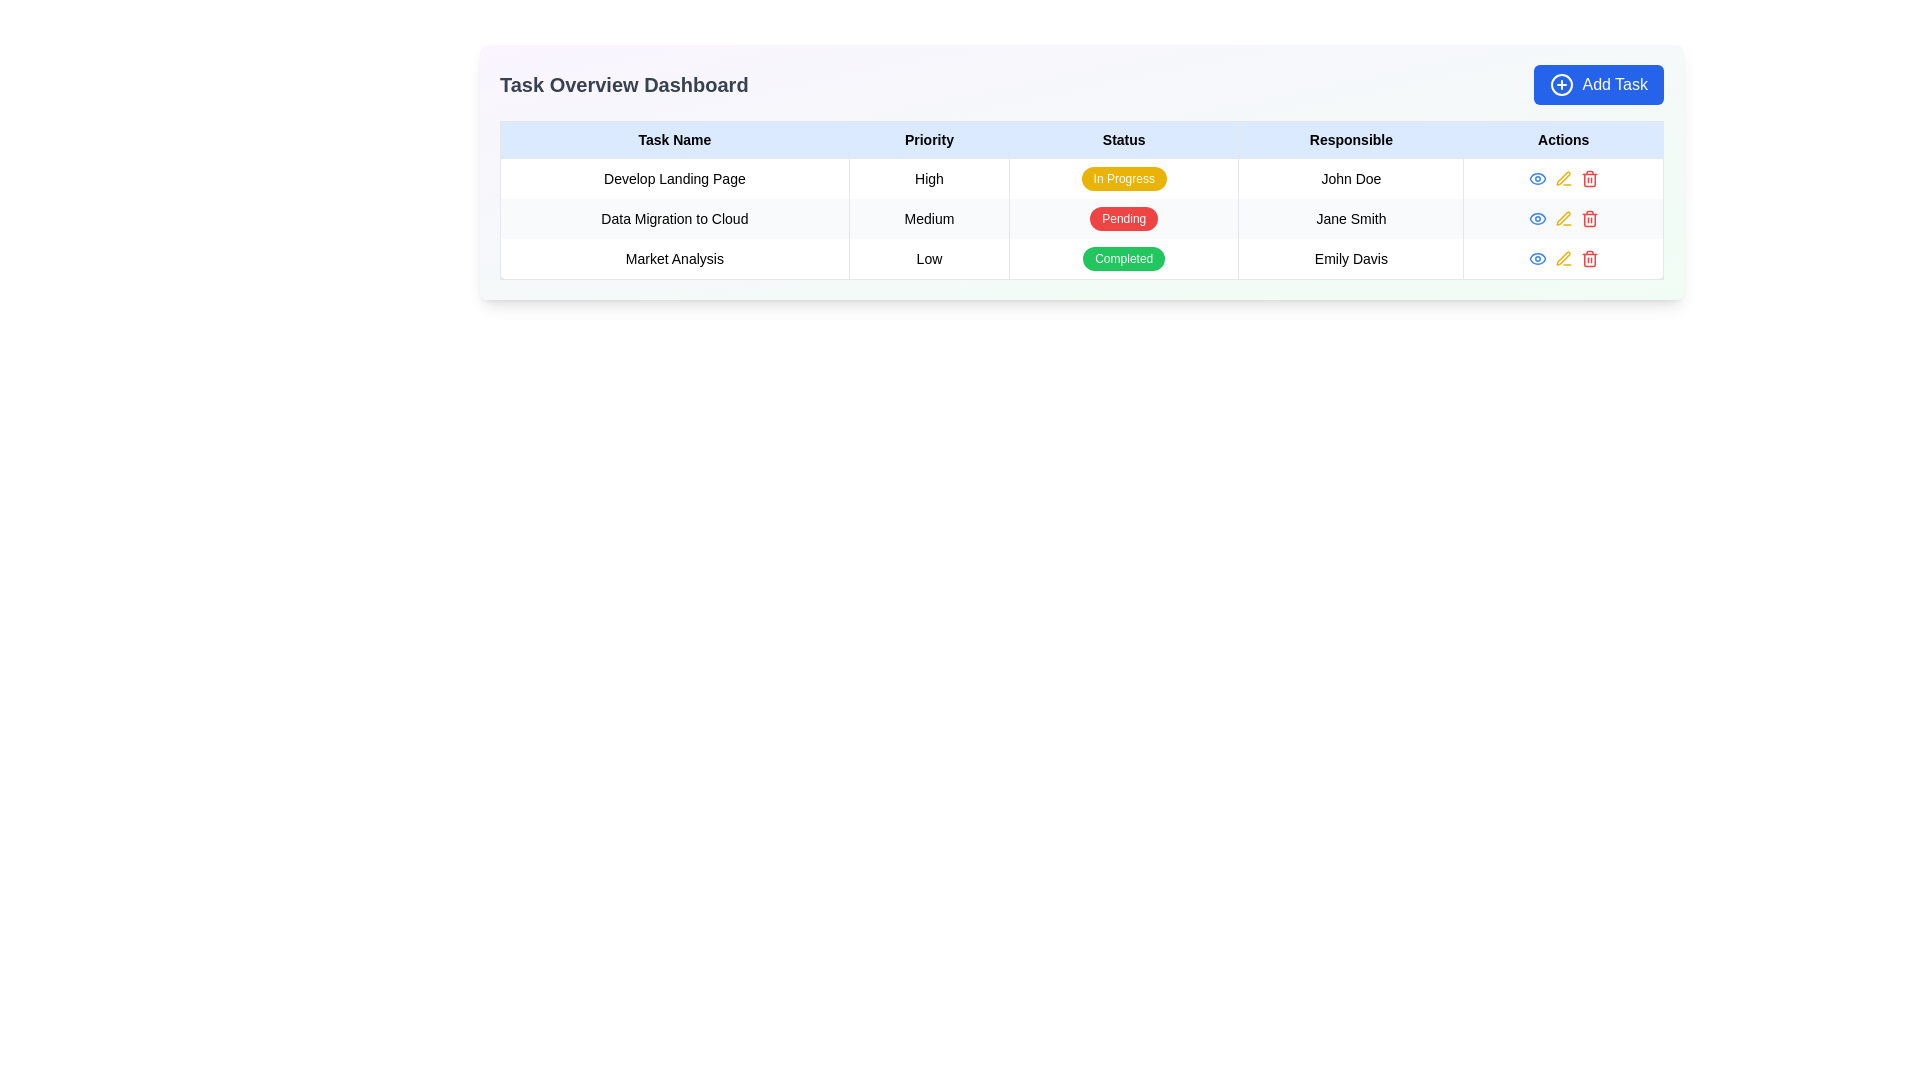 This screenshot has width=1920, height=1080. Describe the element at coordinates (928, 177) in the screenshot. I see `the 'High' text label in the second cell of the 'Priority' column for the task 'Develop Landing Page' in the task table` at that location.